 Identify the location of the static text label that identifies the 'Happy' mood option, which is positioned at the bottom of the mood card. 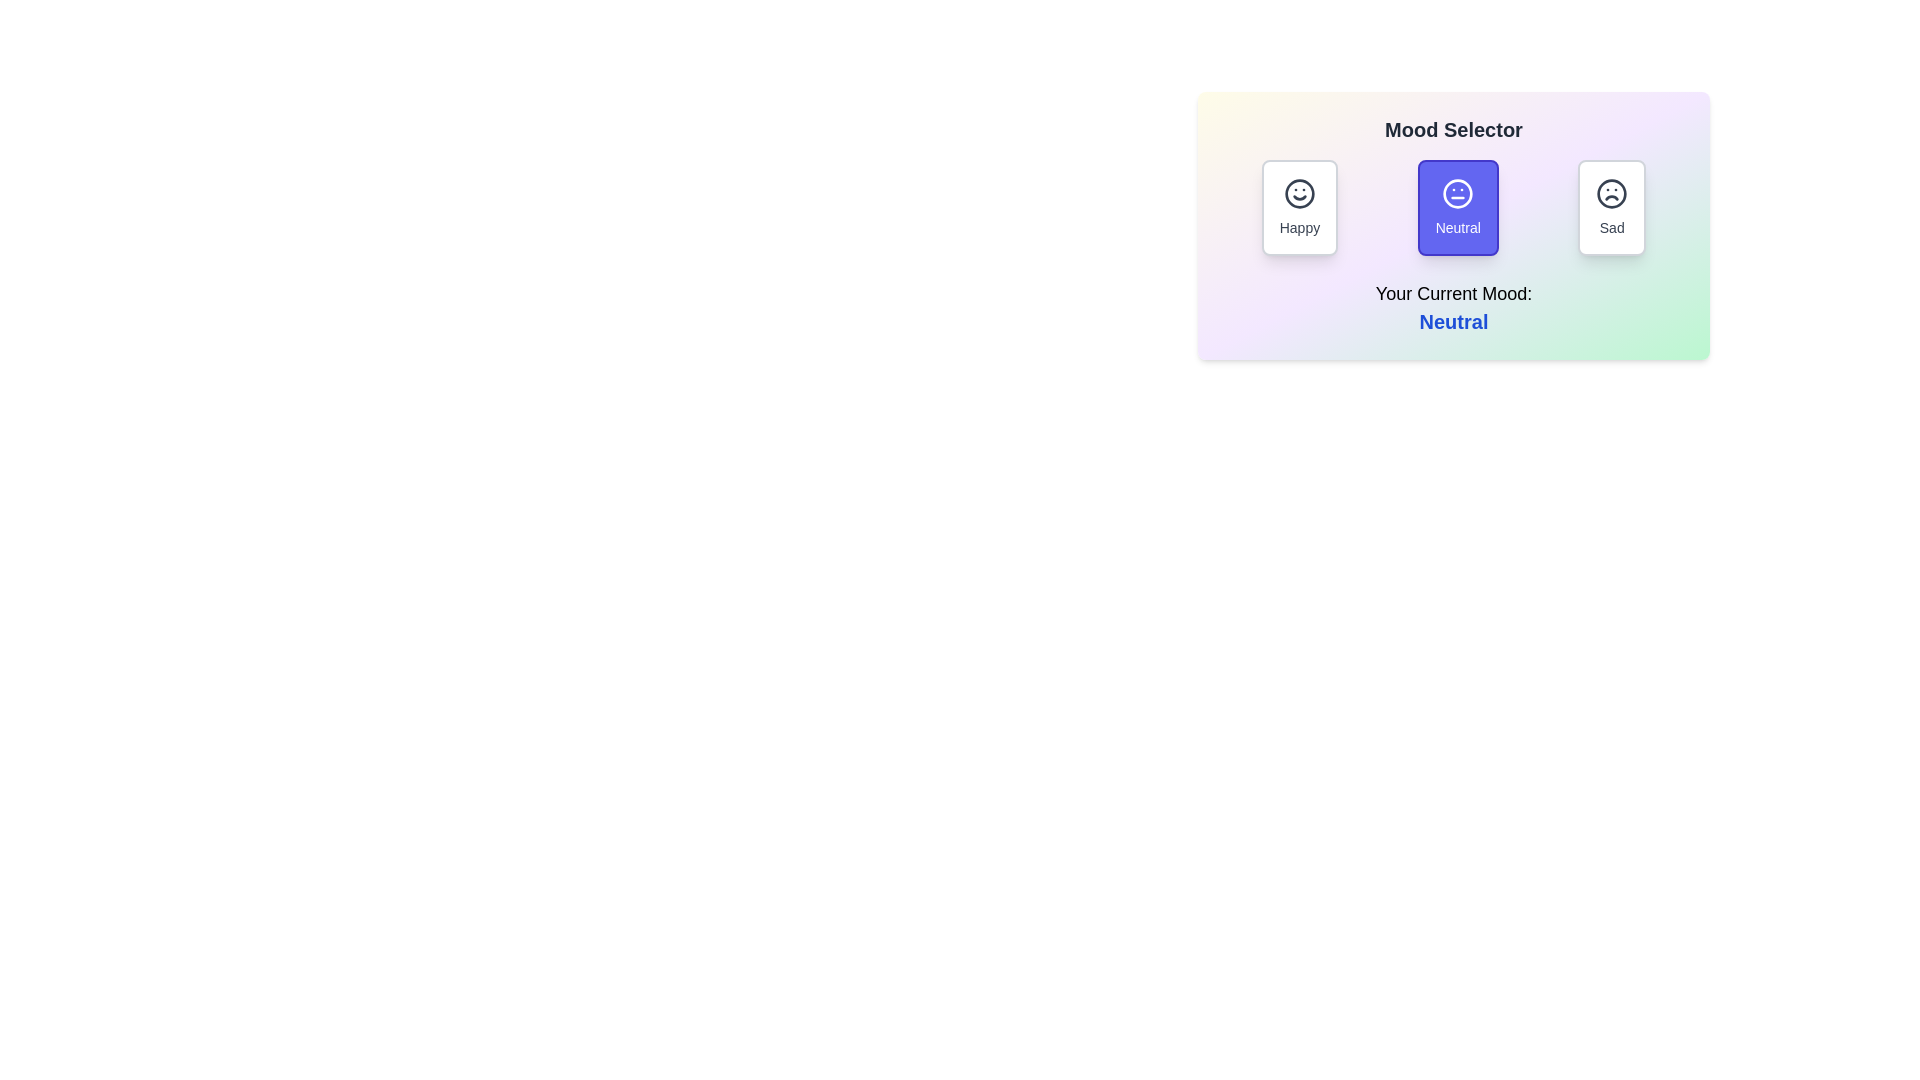
(1300, 226).